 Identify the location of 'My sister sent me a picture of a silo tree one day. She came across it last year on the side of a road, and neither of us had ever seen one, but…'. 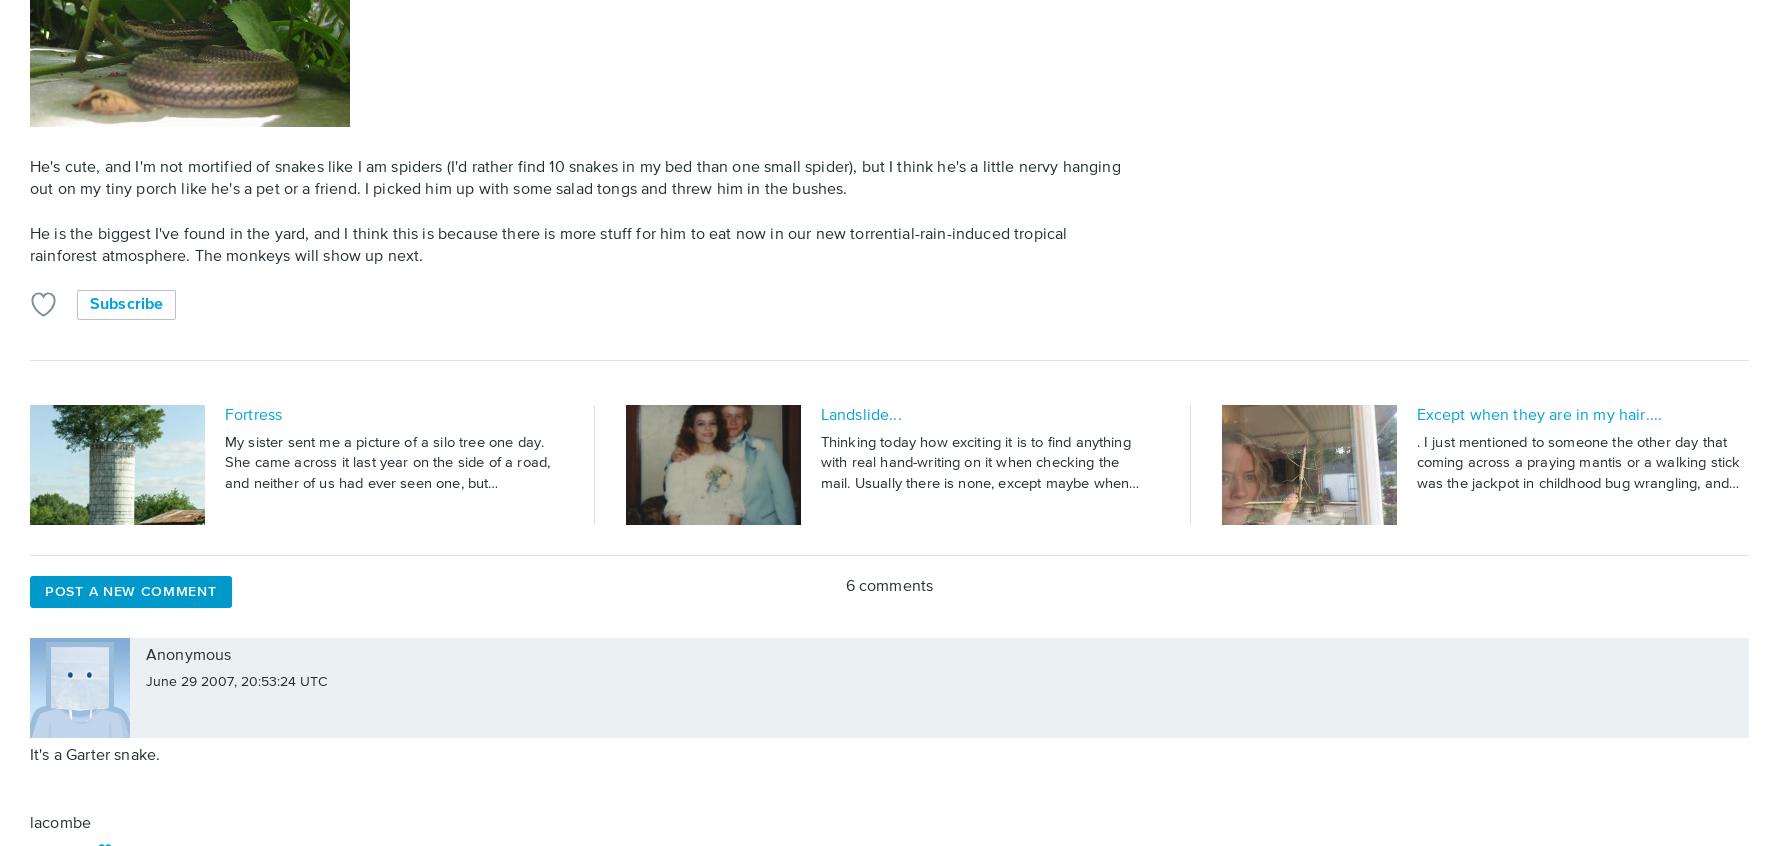
(386, 461).